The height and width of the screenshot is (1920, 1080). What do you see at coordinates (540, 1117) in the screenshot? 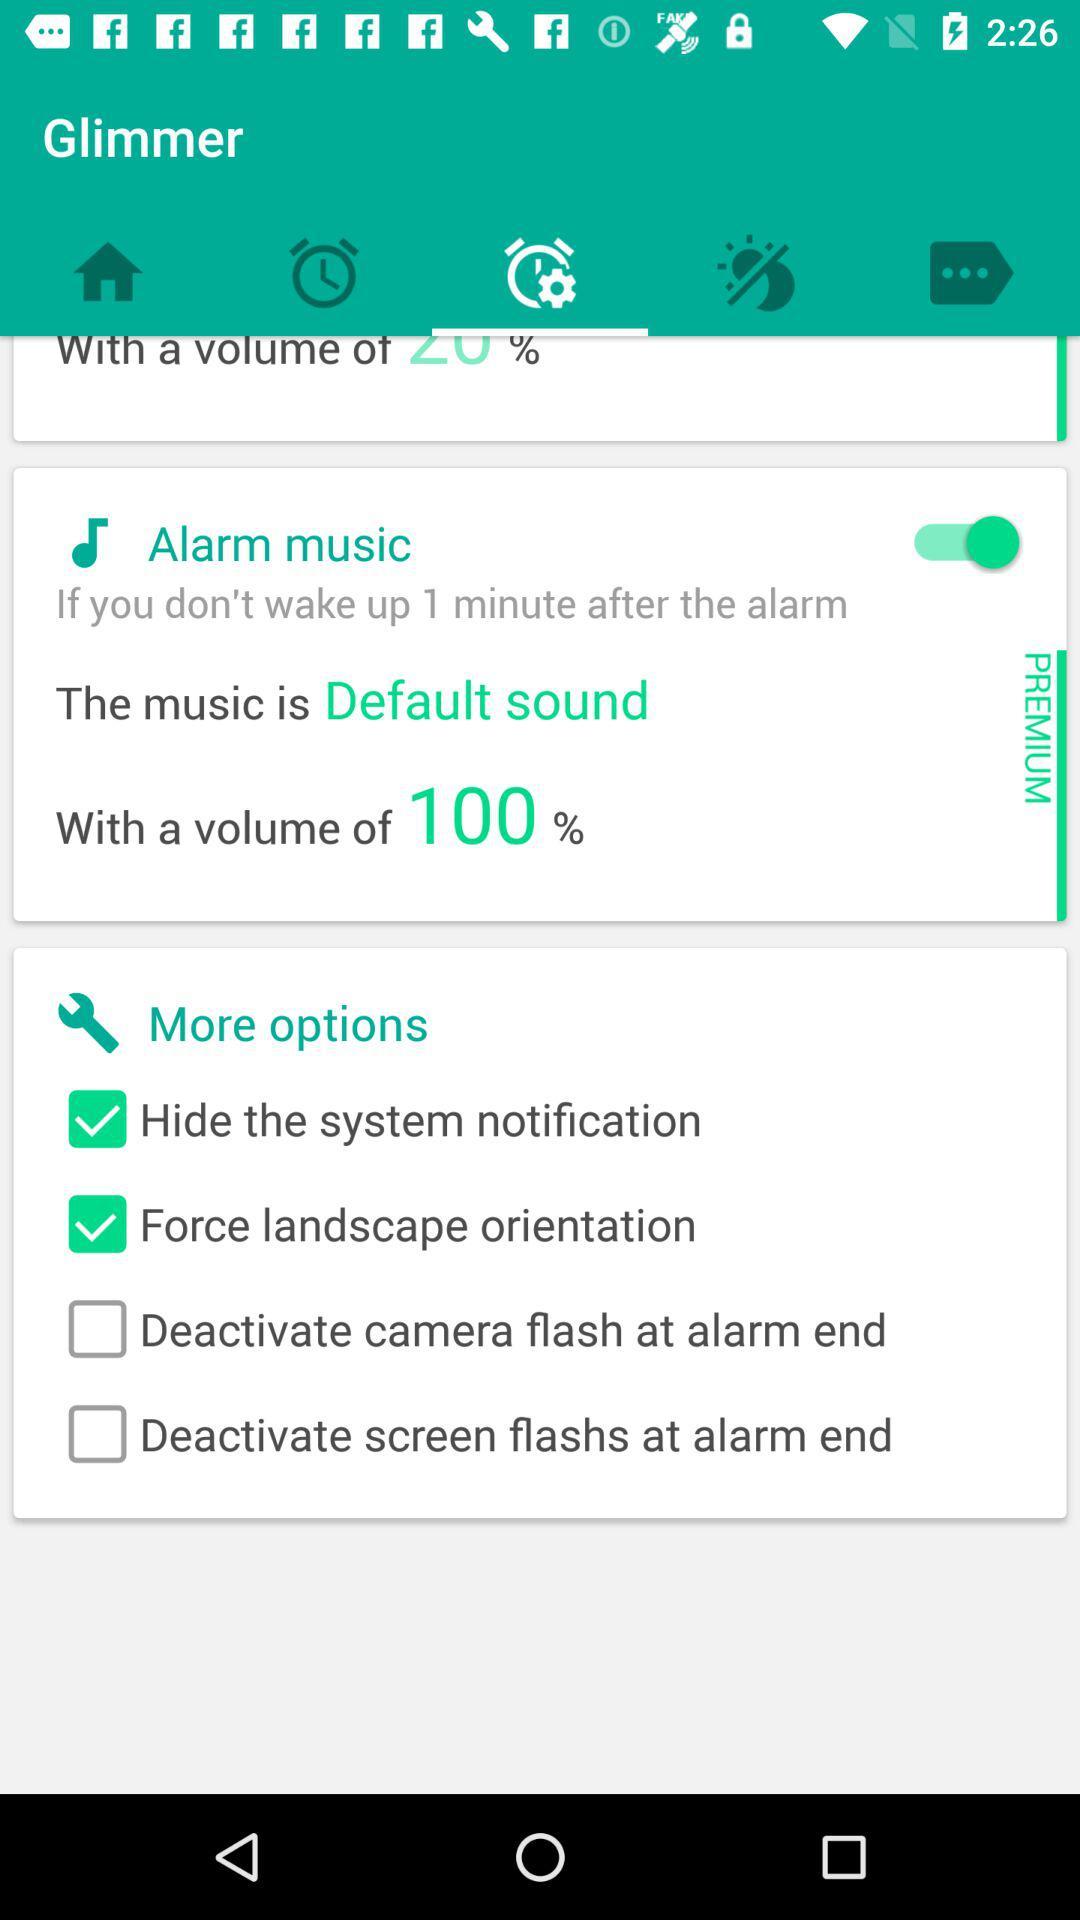
I see `hide the system` at bounding box center [540, 1117].